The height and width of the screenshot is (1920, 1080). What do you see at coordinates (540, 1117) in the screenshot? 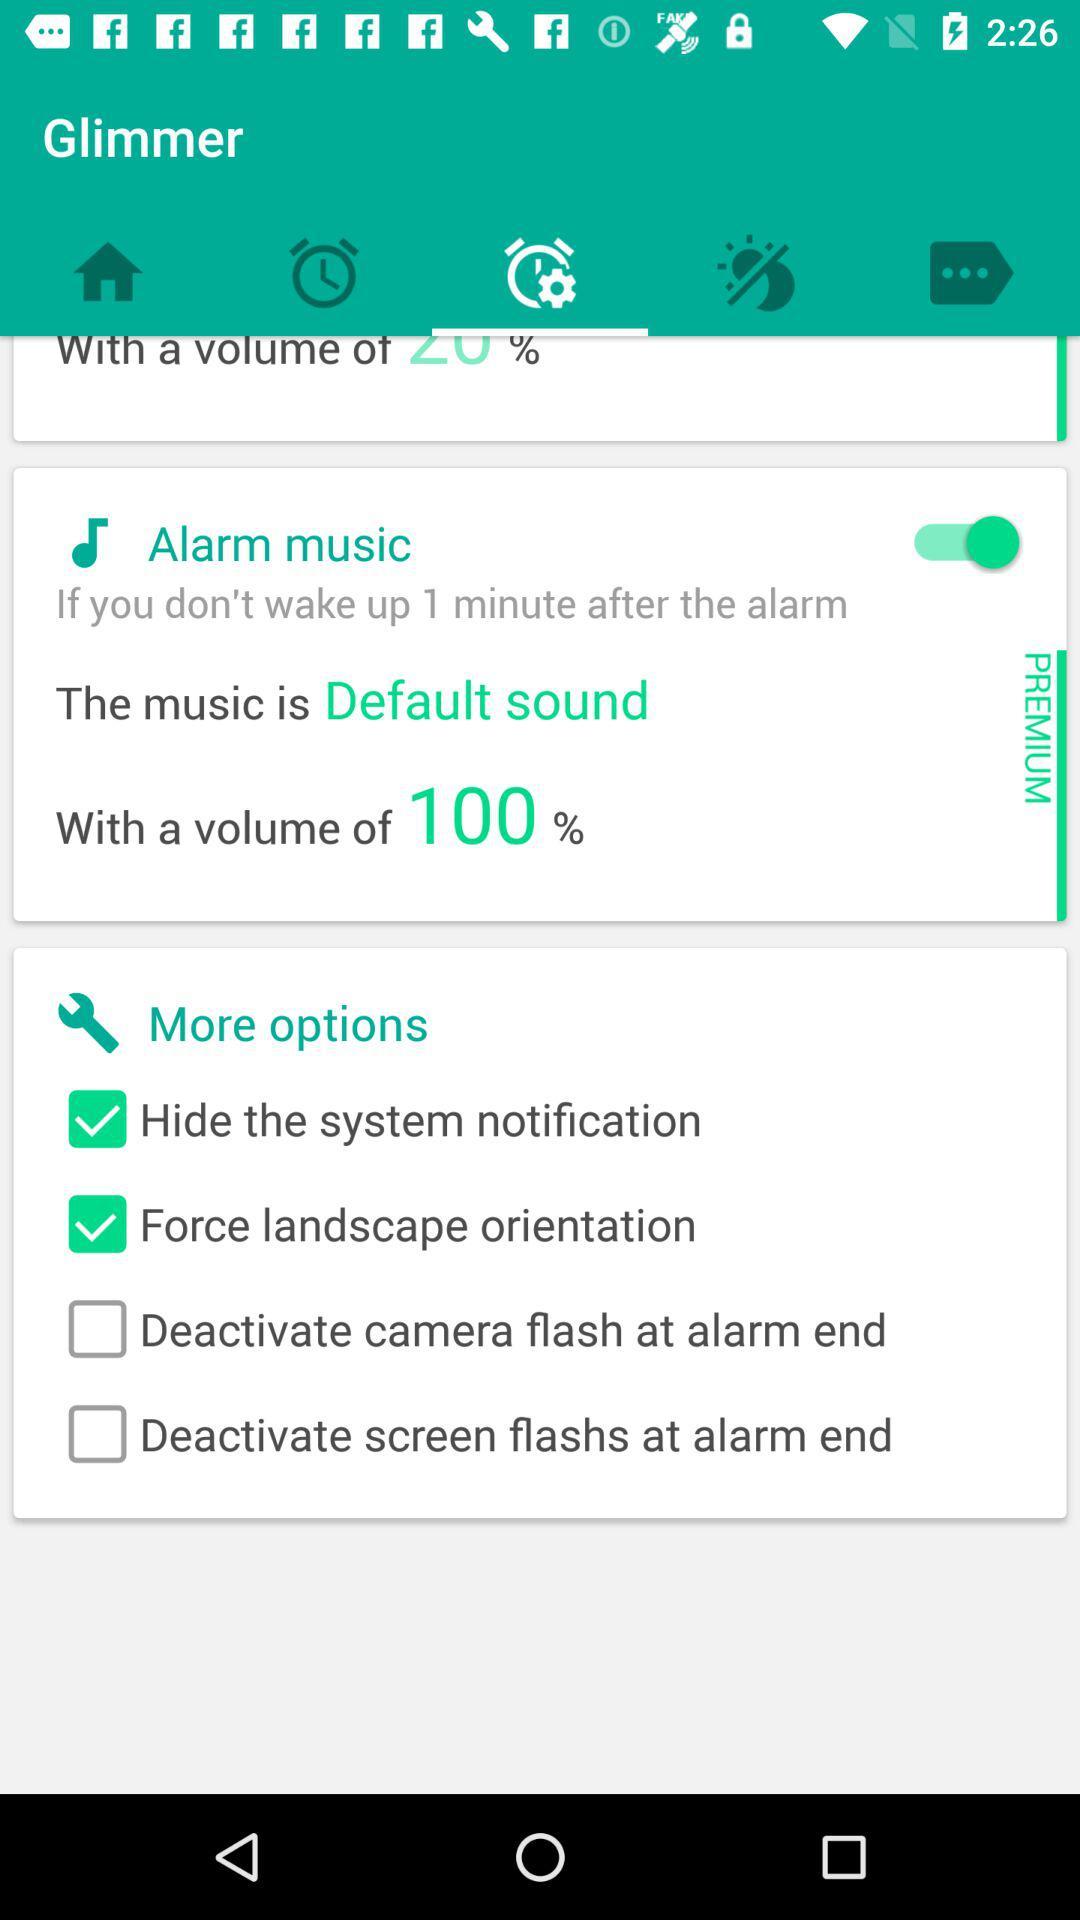
I see `hide the system` at bounding box center [540, 1117].